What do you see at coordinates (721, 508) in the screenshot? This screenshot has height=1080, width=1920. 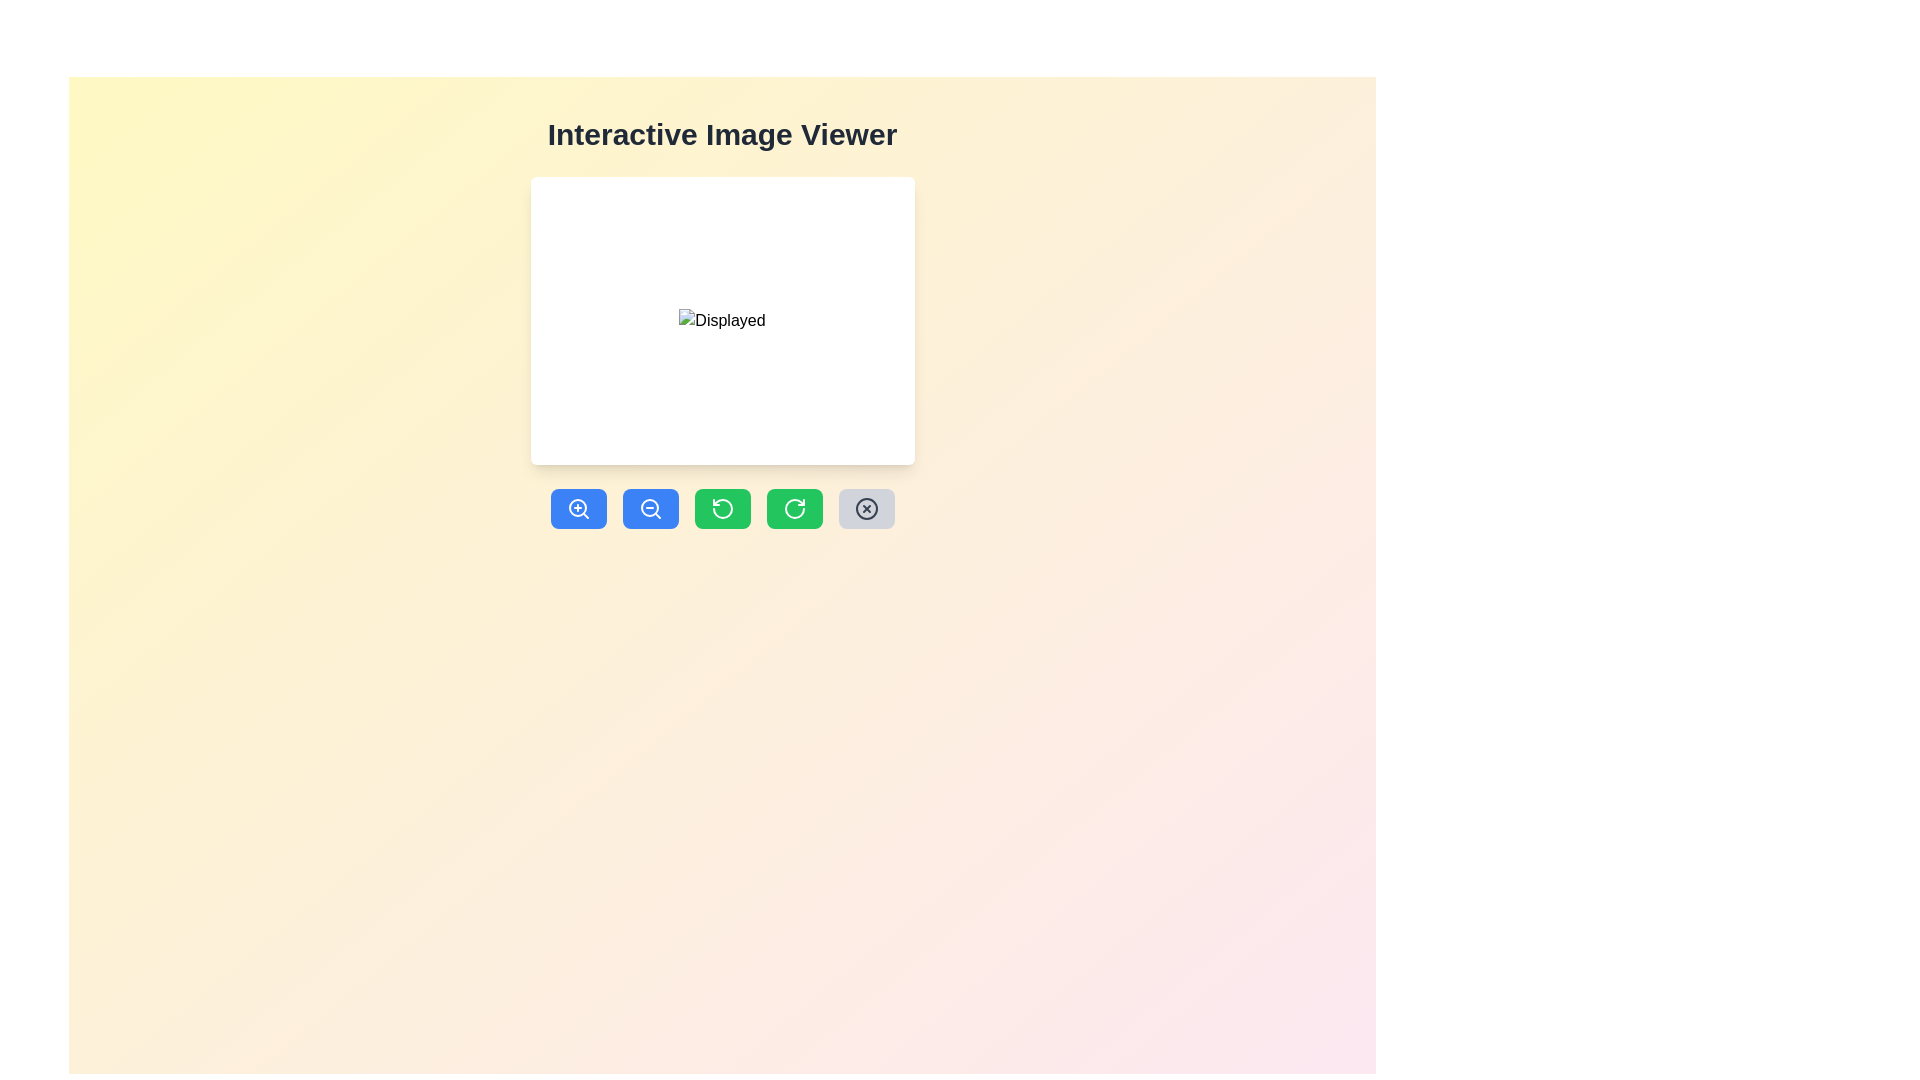 I see `the third button in the row of interactive buttons below the central image viewer` at bounding box center [721, 508].